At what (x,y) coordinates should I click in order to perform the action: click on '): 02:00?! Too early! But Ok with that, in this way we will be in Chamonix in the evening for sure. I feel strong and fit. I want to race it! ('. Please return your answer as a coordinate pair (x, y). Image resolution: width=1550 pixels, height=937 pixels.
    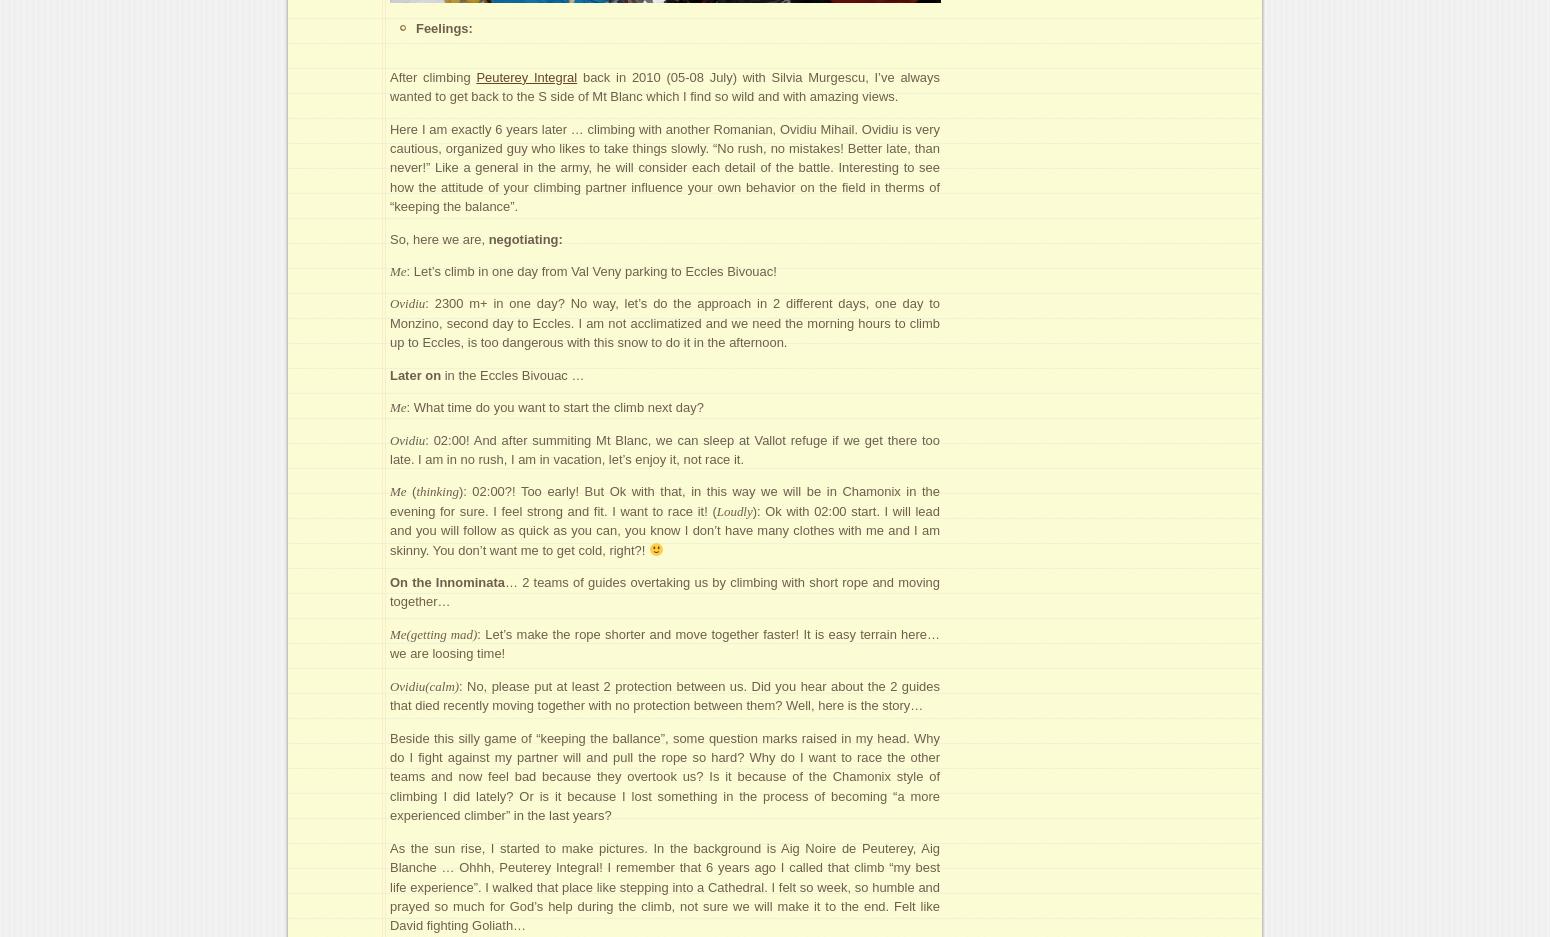
    Looking at the image, I should click on (663, 501).